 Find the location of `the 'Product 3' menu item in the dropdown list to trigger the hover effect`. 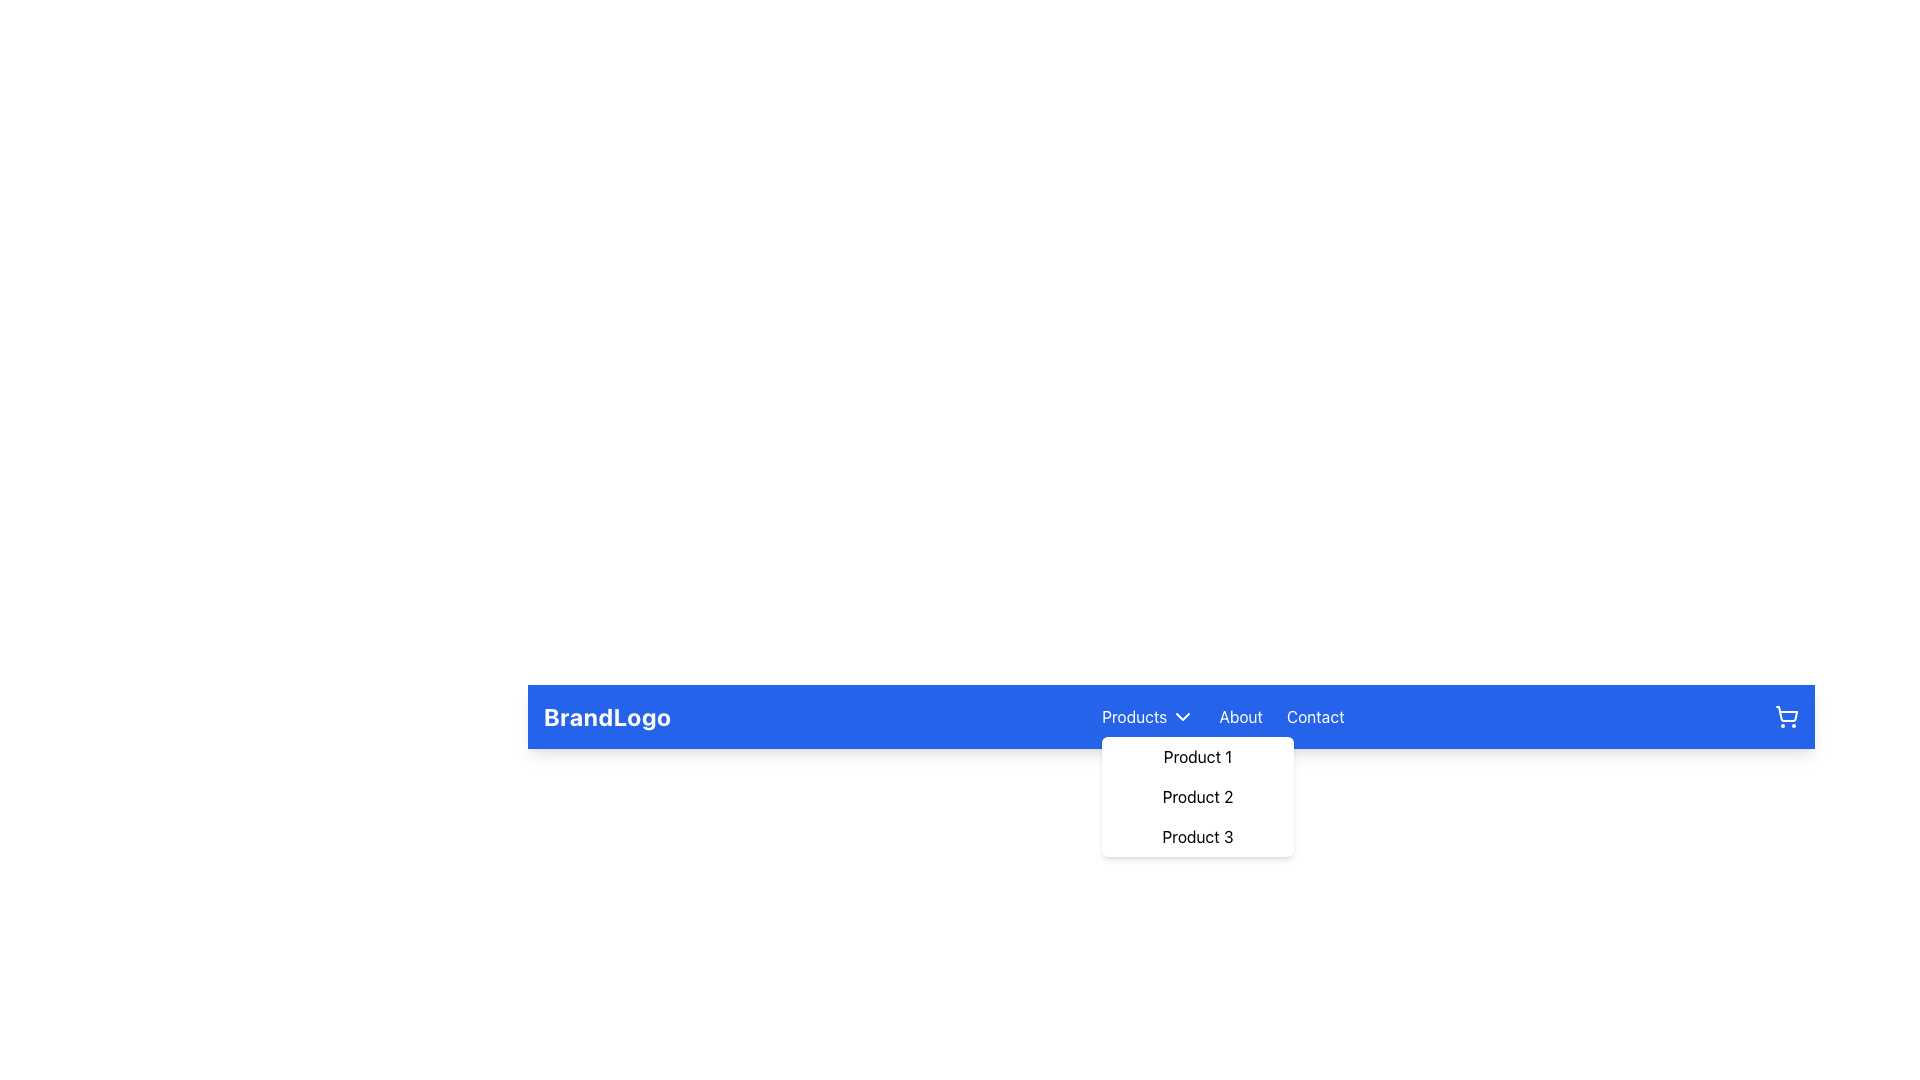

the 'Product 3' menu item in the dropdown list to trigger the hover effect is located at coordinates (1198, 837).